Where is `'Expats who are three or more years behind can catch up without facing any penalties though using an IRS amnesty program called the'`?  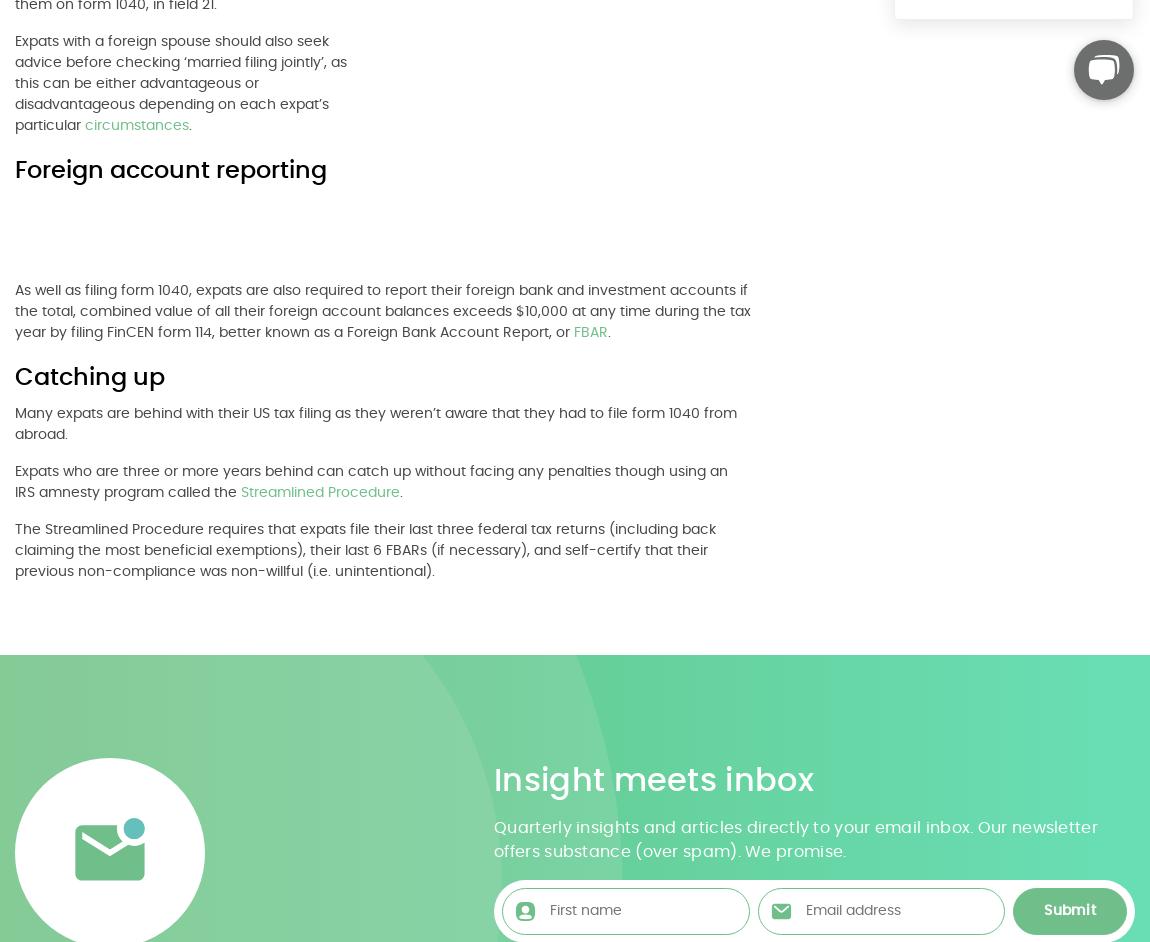
'Expats who are three or more years behind can catch up without facing any penalties though using an IRS amnesty program called the' is located at coordinates (371, 482).